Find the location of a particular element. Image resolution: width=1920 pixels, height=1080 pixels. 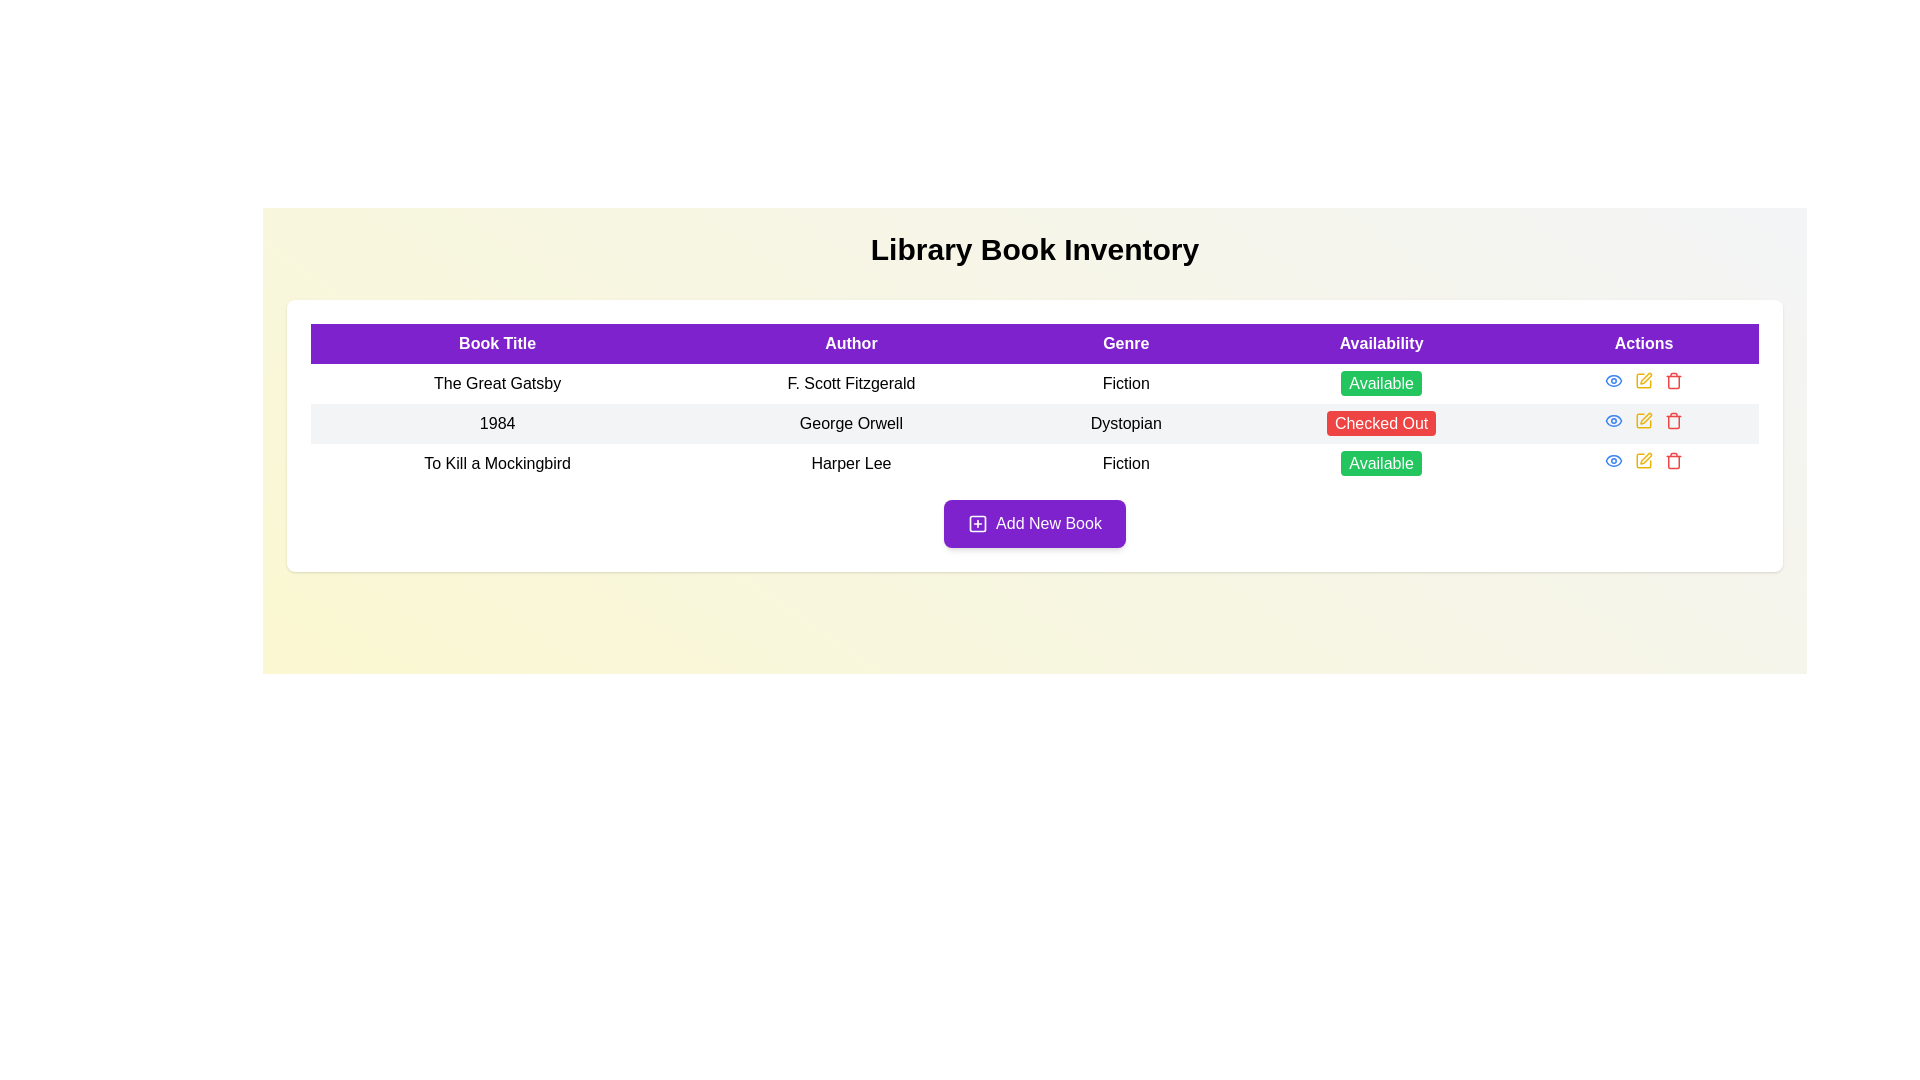

the red availability status label for the book titled '1984', which indicates its non-interactive availability status is located at coordinates (1380, 422).